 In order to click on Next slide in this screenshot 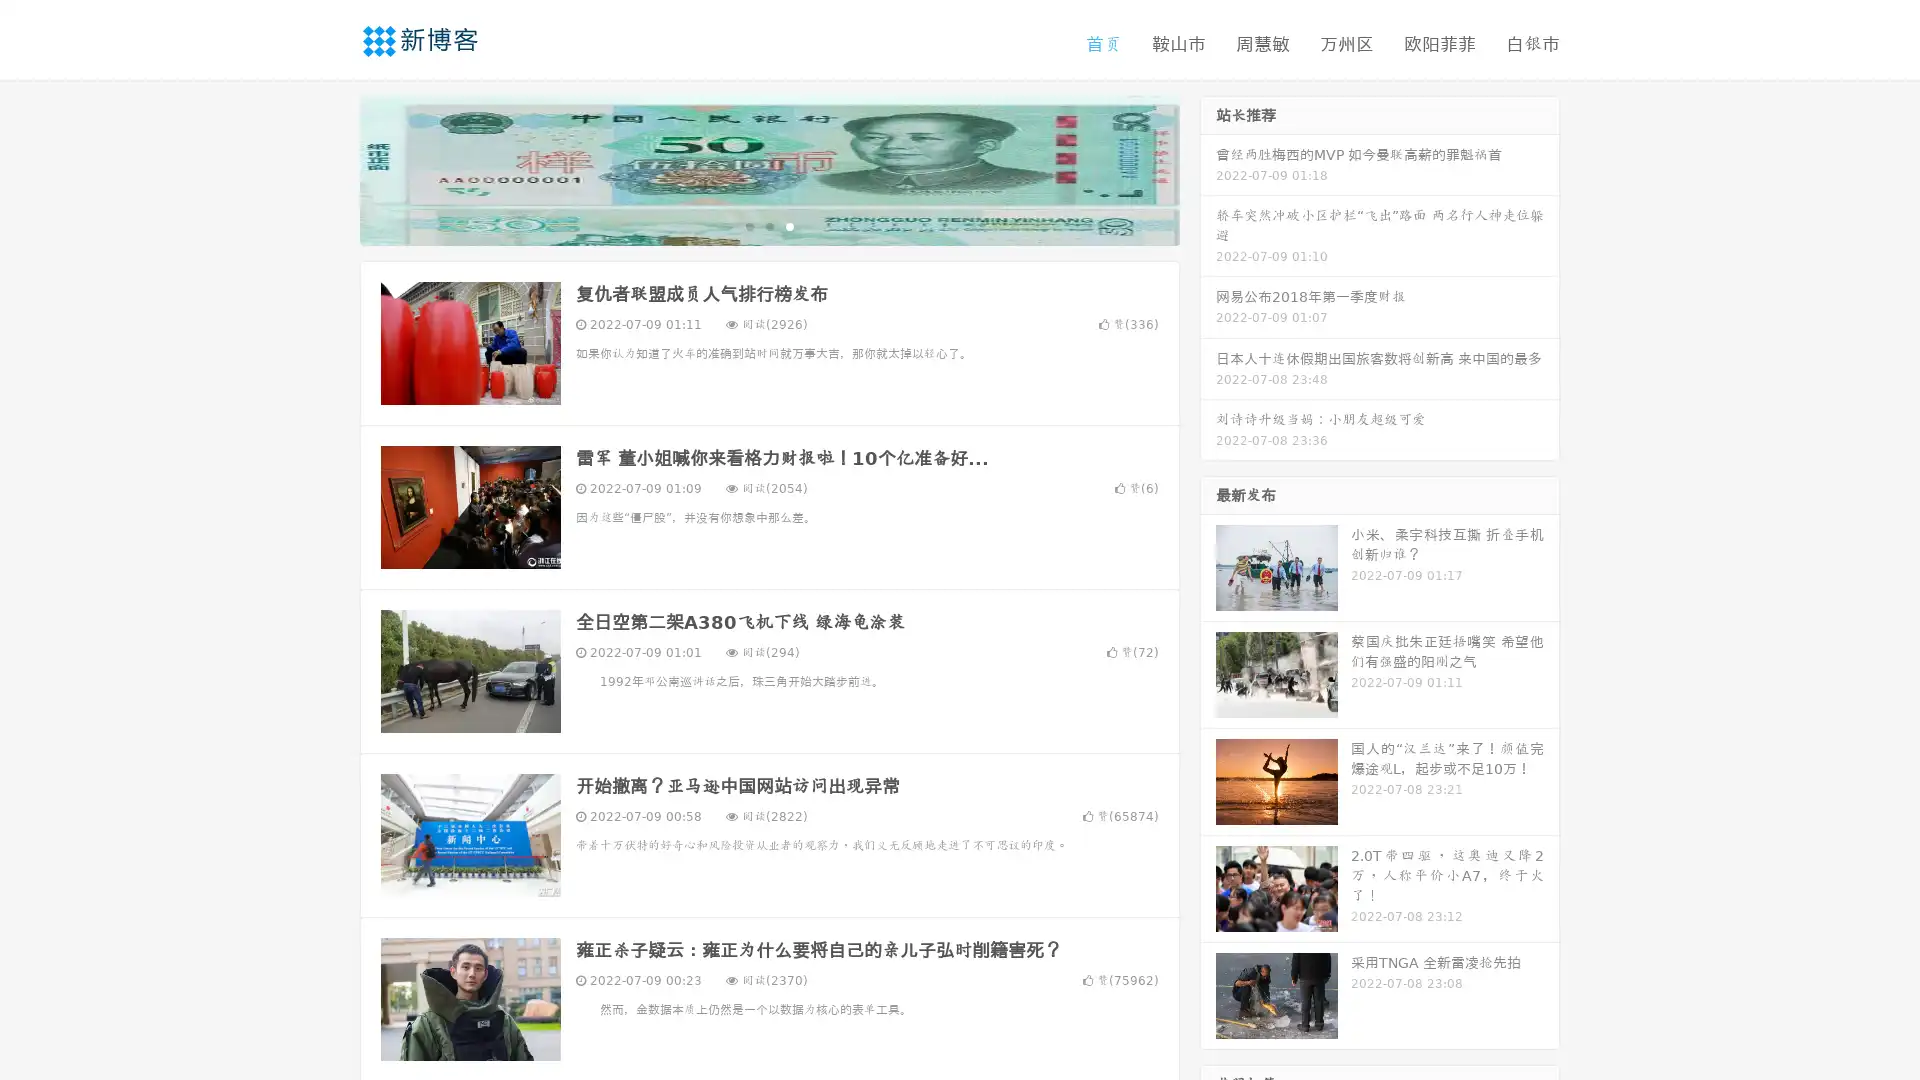, I will do `click(1208, 168)`.